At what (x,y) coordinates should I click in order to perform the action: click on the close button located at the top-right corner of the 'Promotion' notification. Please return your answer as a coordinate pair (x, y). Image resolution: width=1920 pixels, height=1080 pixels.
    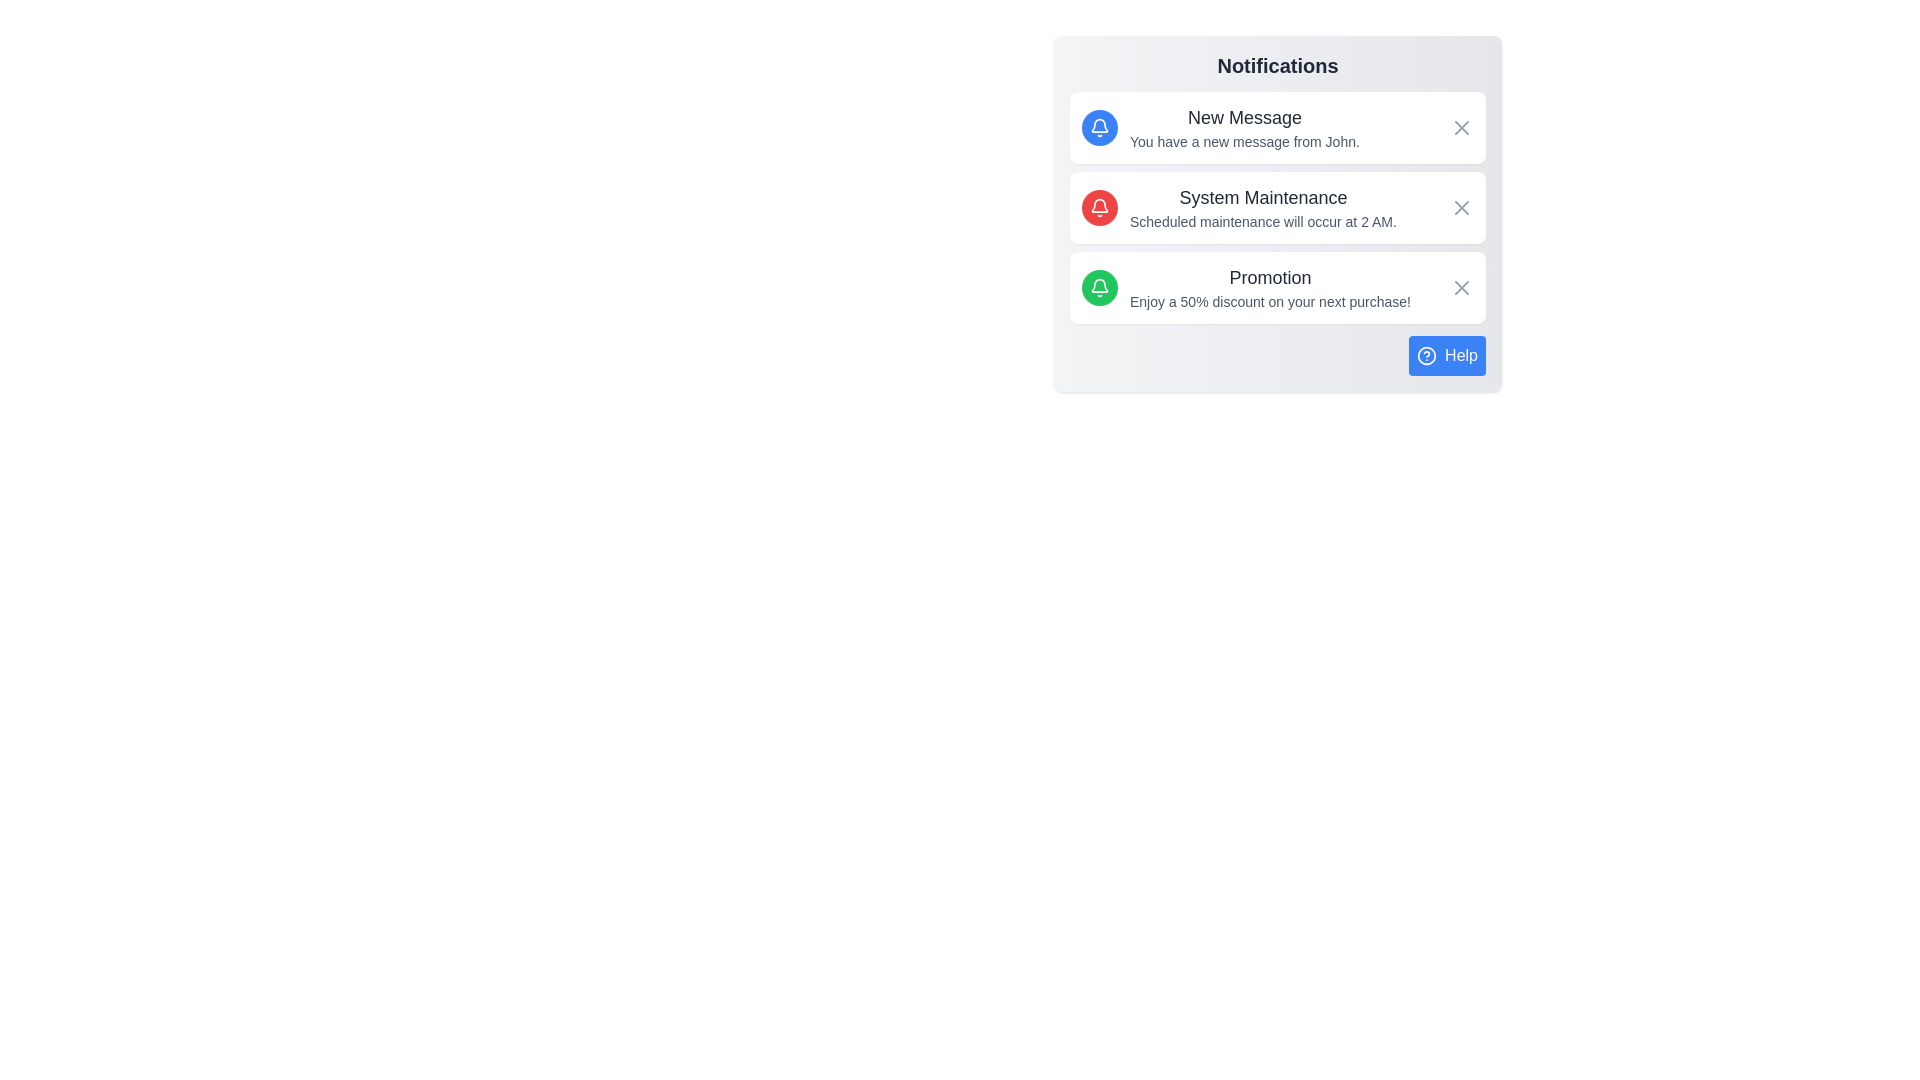
    Looking at the image, I should click on (1462, 288).